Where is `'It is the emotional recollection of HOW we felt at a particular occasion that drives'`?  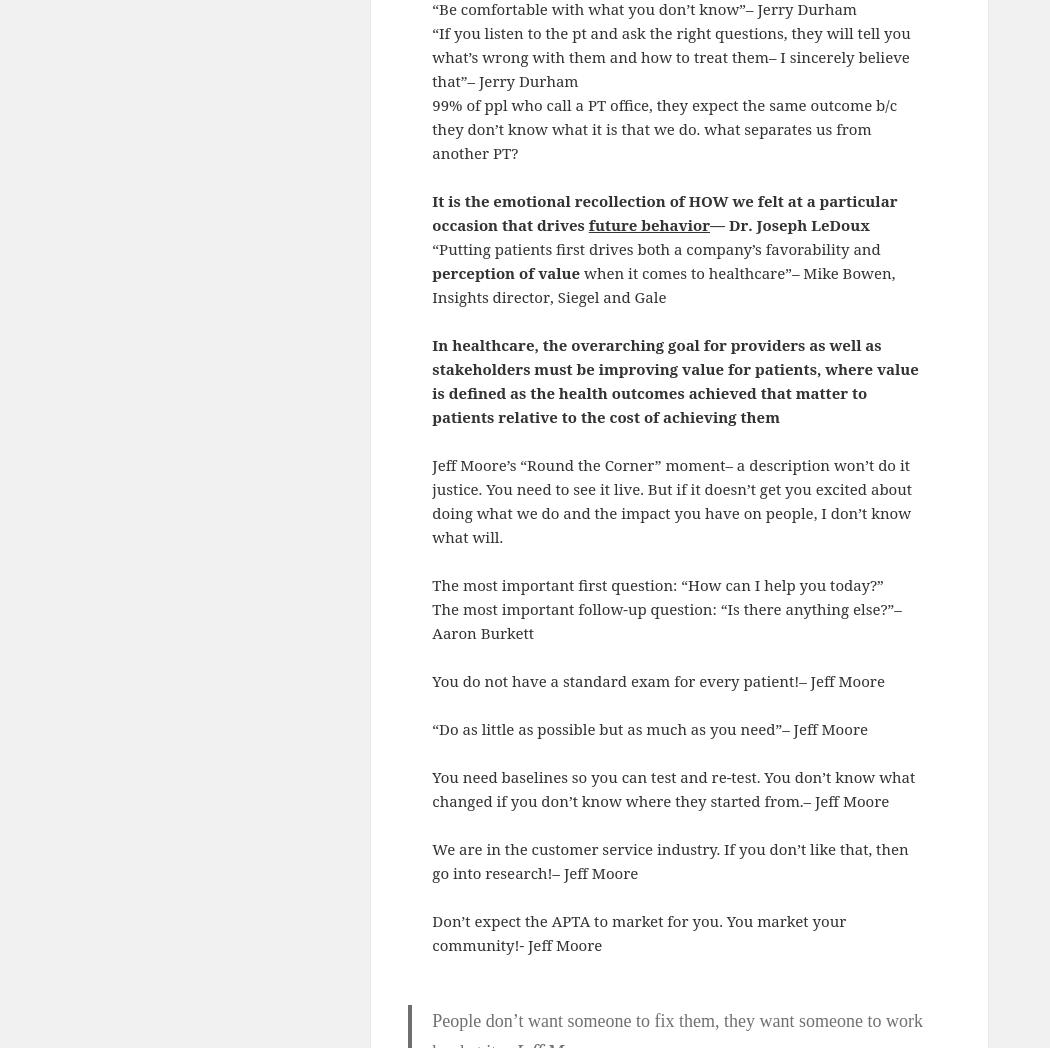 'It is the emotional recollection of HOW we felt at a particular occasion that drives' is located at coordinates (430, 211).